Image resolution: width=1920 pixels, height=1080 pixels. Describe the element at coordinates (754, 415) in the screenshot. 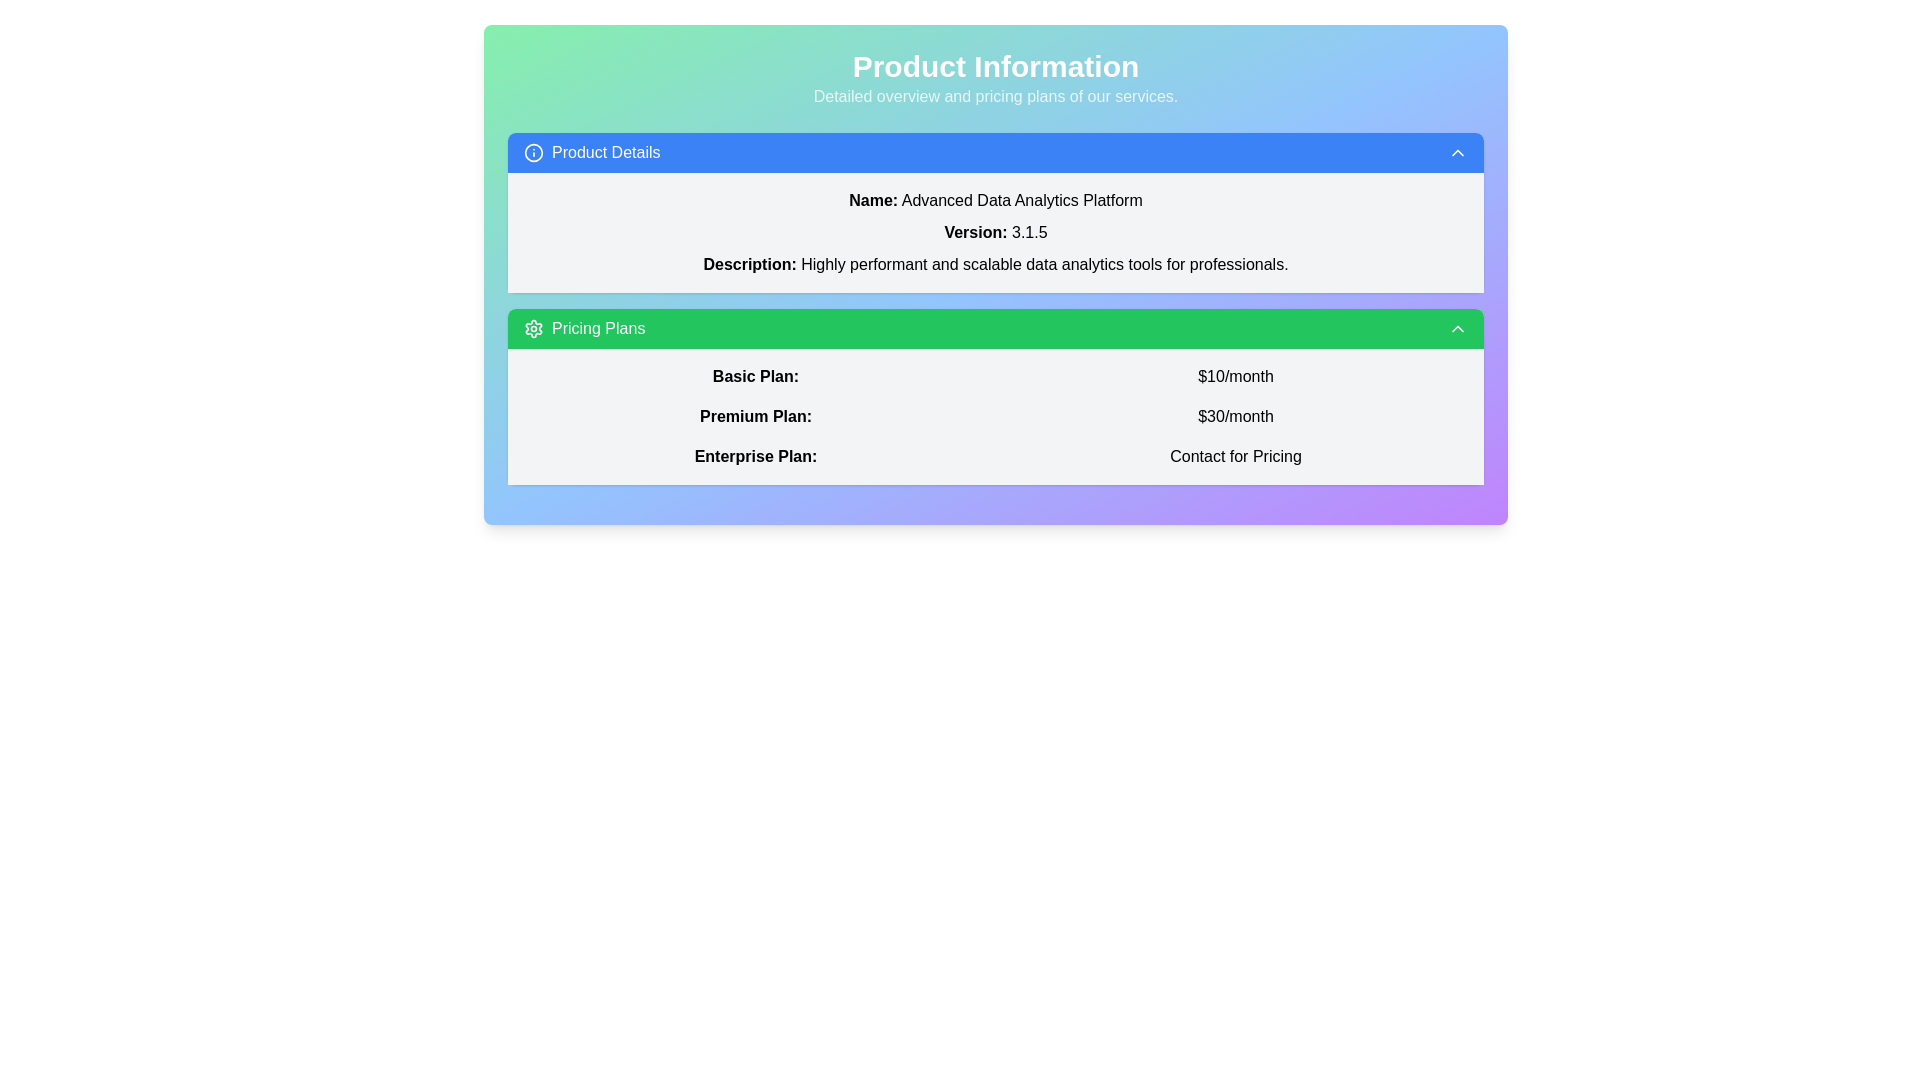

I see `text label stating 'Premium Plan:' which is part of the pricing options in the 'Pricing Plans' section, located between 'Basic Plan:' and 'Enterprise Plan:'` at that location.